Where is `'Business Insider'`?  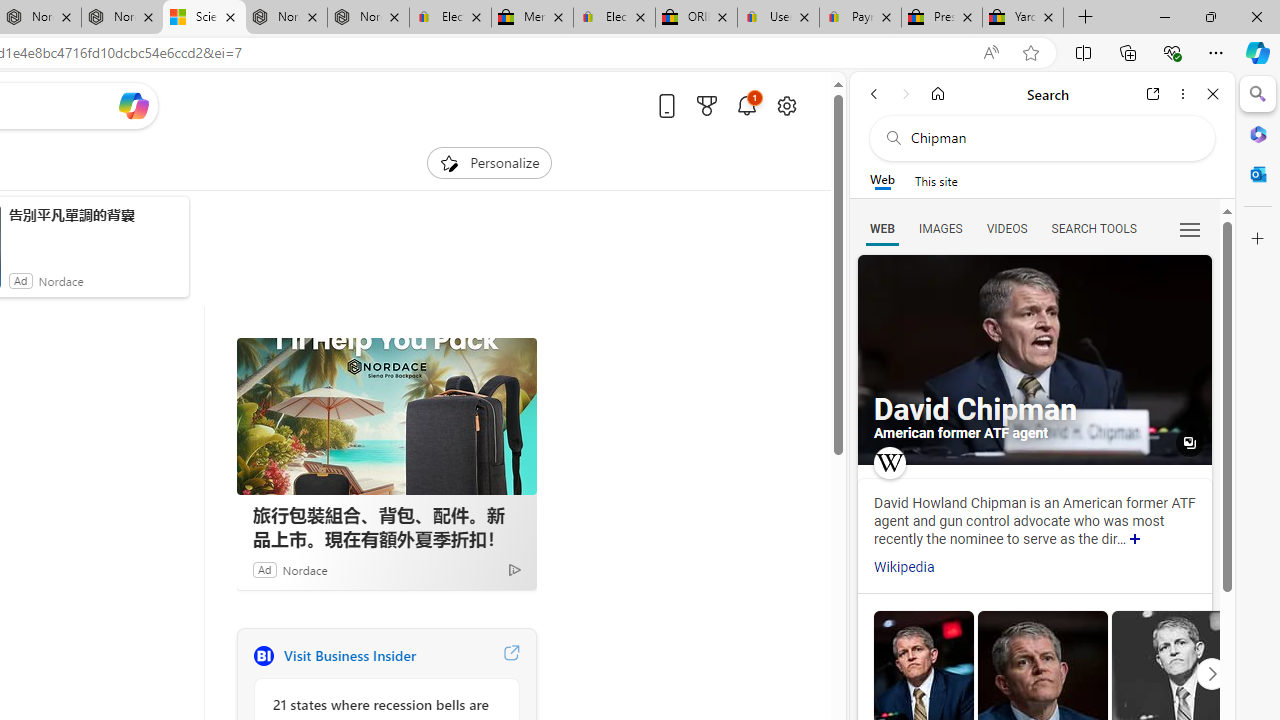
'Business Insider' is located at coordinates (262, 655).